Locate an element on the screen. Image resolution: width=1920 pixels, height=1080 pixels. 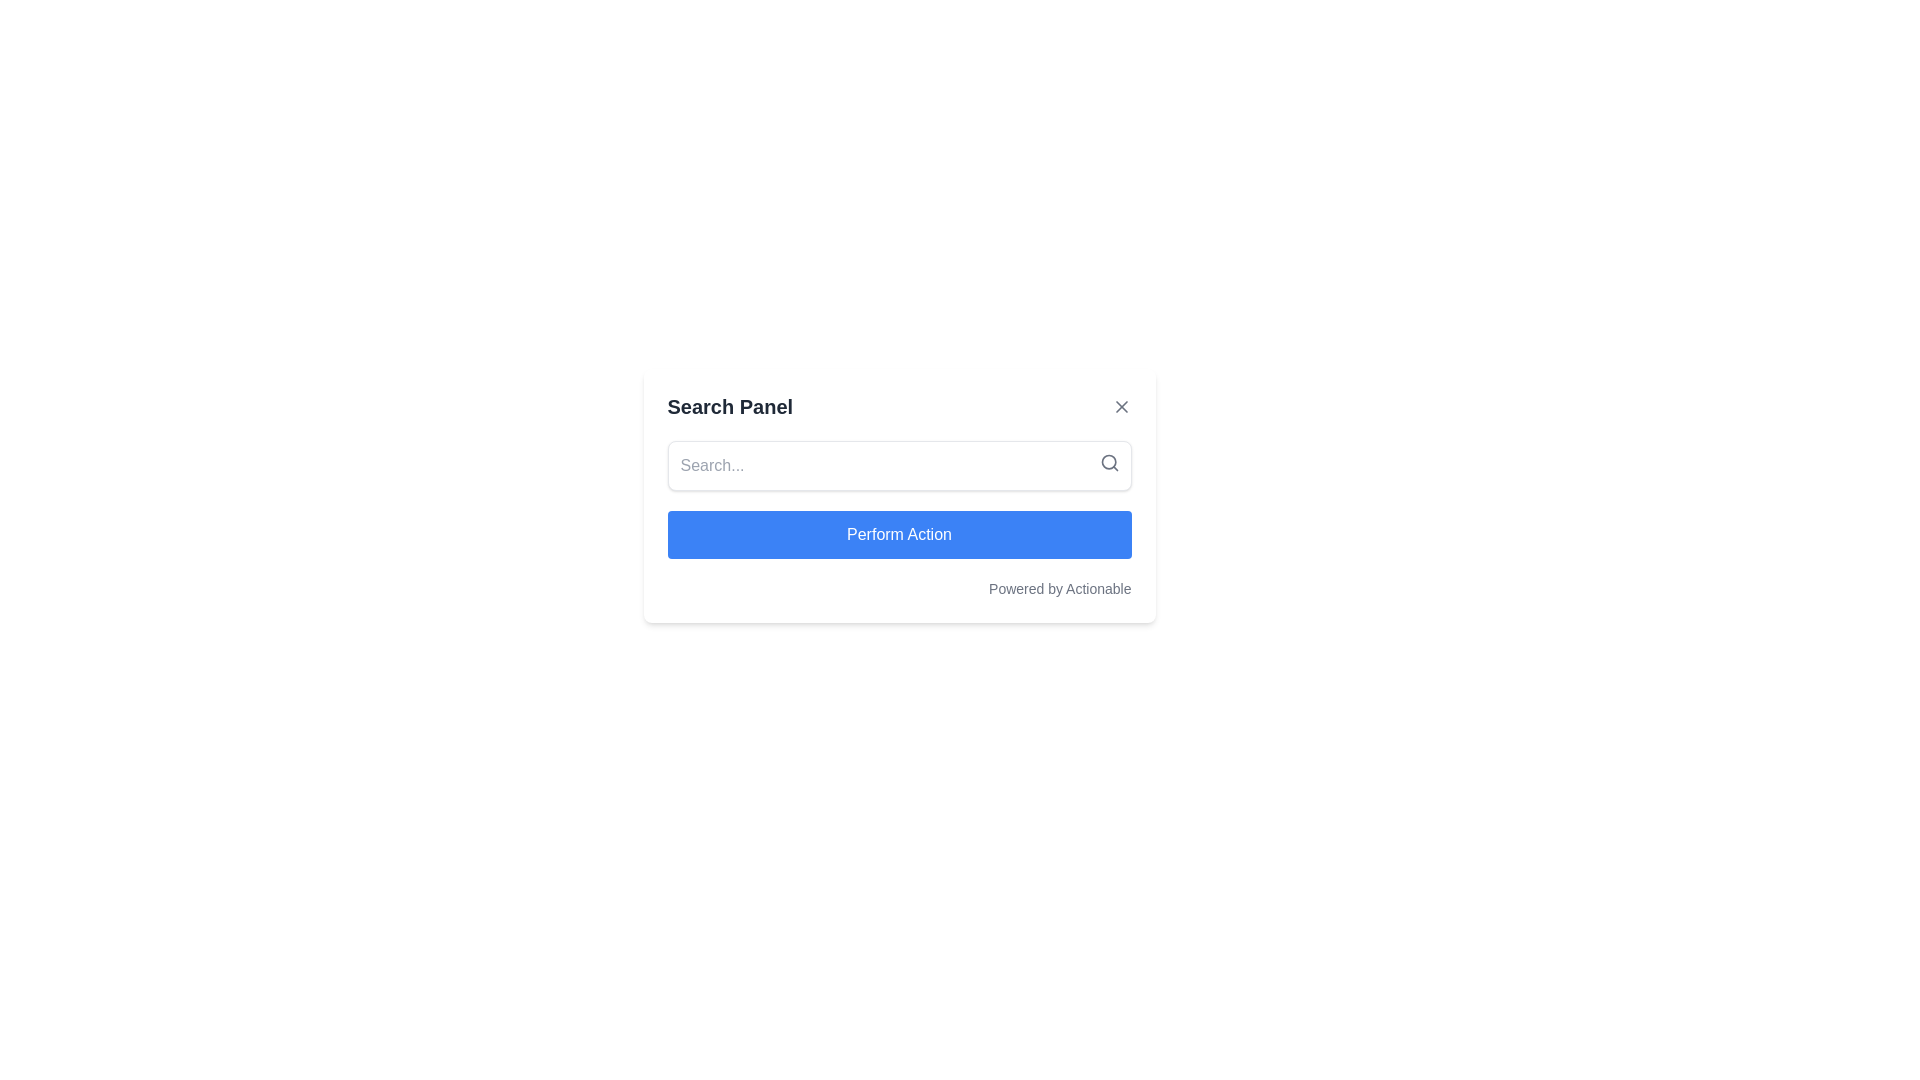
the search action trigger button (styled as an icon) located in the top right corner of the search bar is located at coordinates (1108, 462).